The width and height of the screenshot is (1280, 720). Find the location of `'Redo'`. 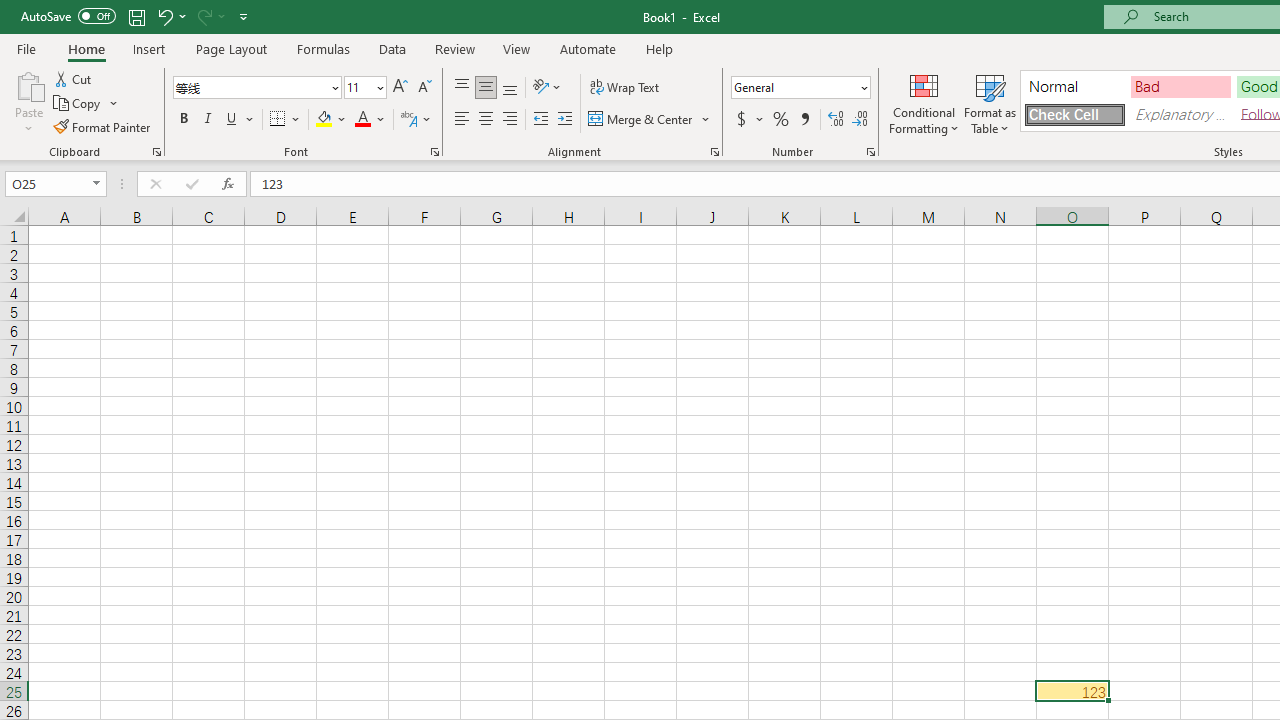

'Redo' is located at coordinates (203, 16).